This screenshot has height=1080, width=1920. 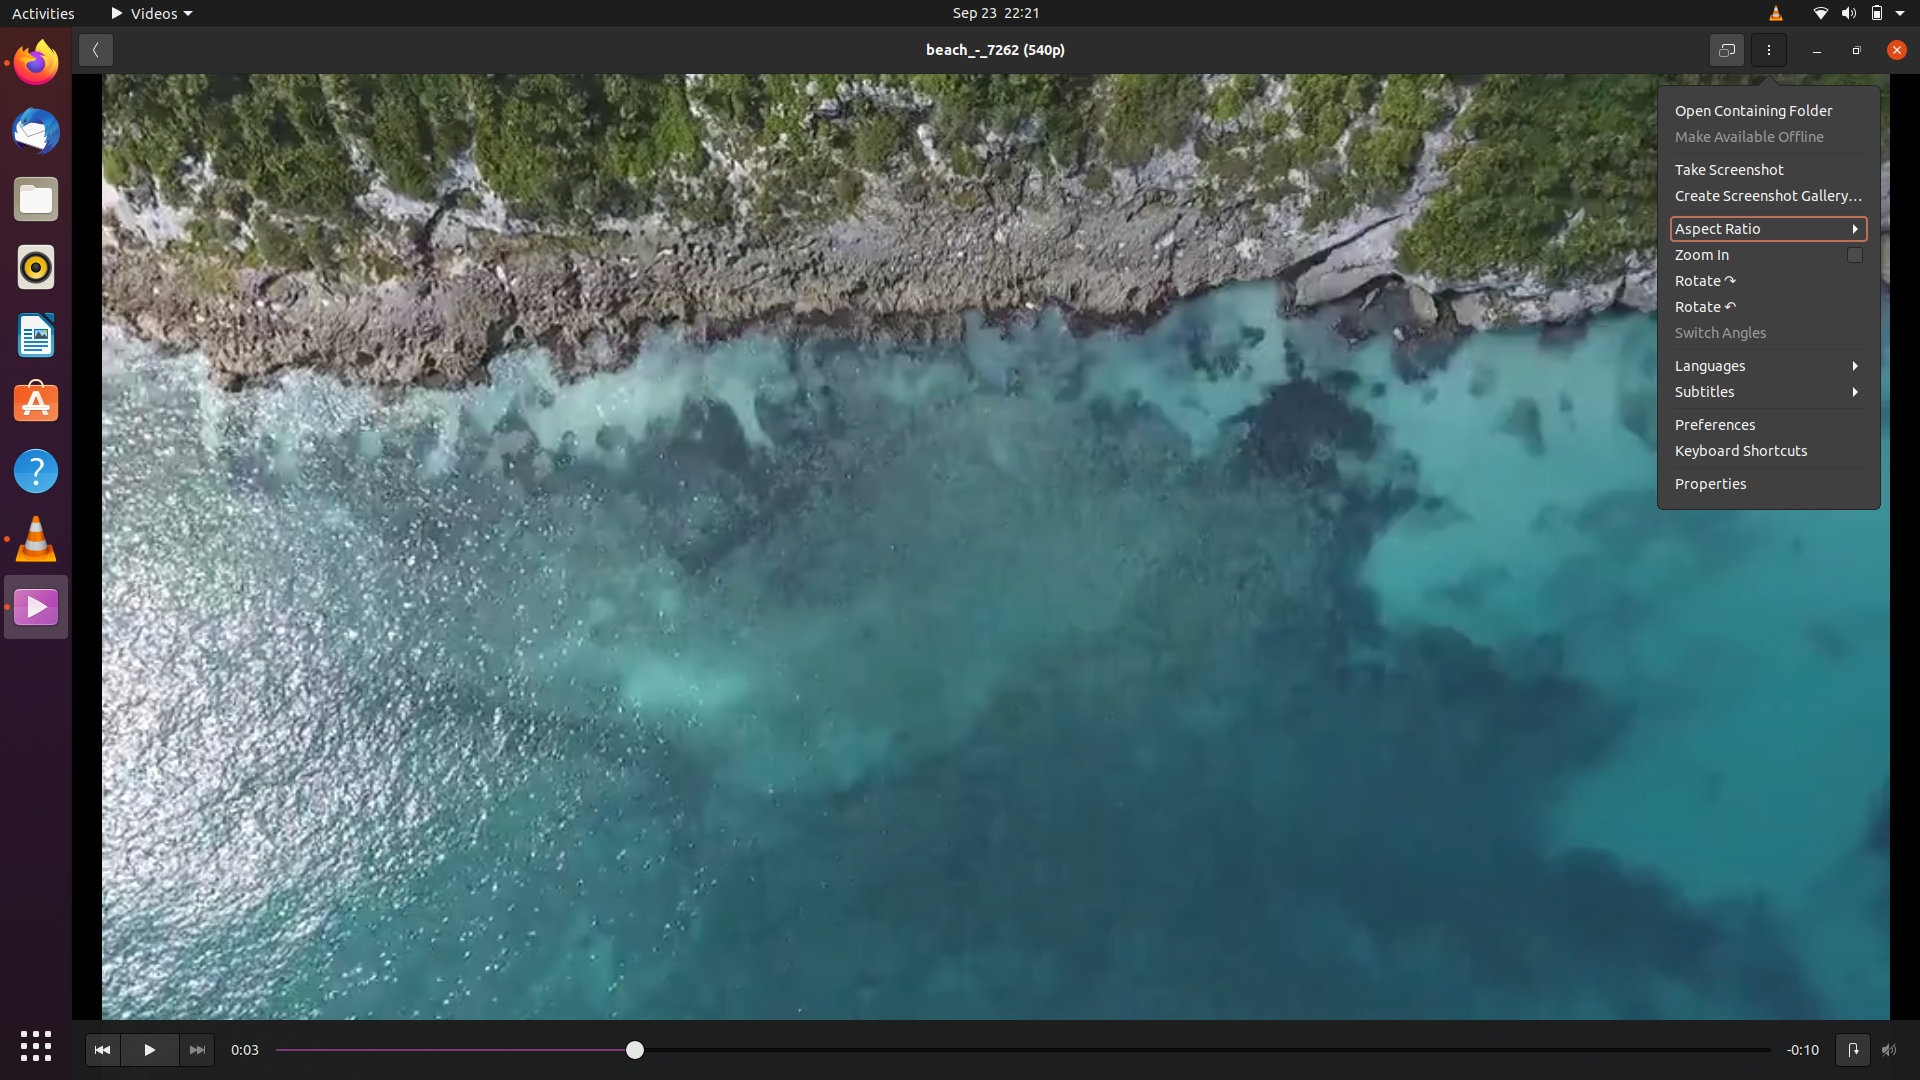 I want to click on Go to the next video in the playlist, so click(x=196, y=1048).